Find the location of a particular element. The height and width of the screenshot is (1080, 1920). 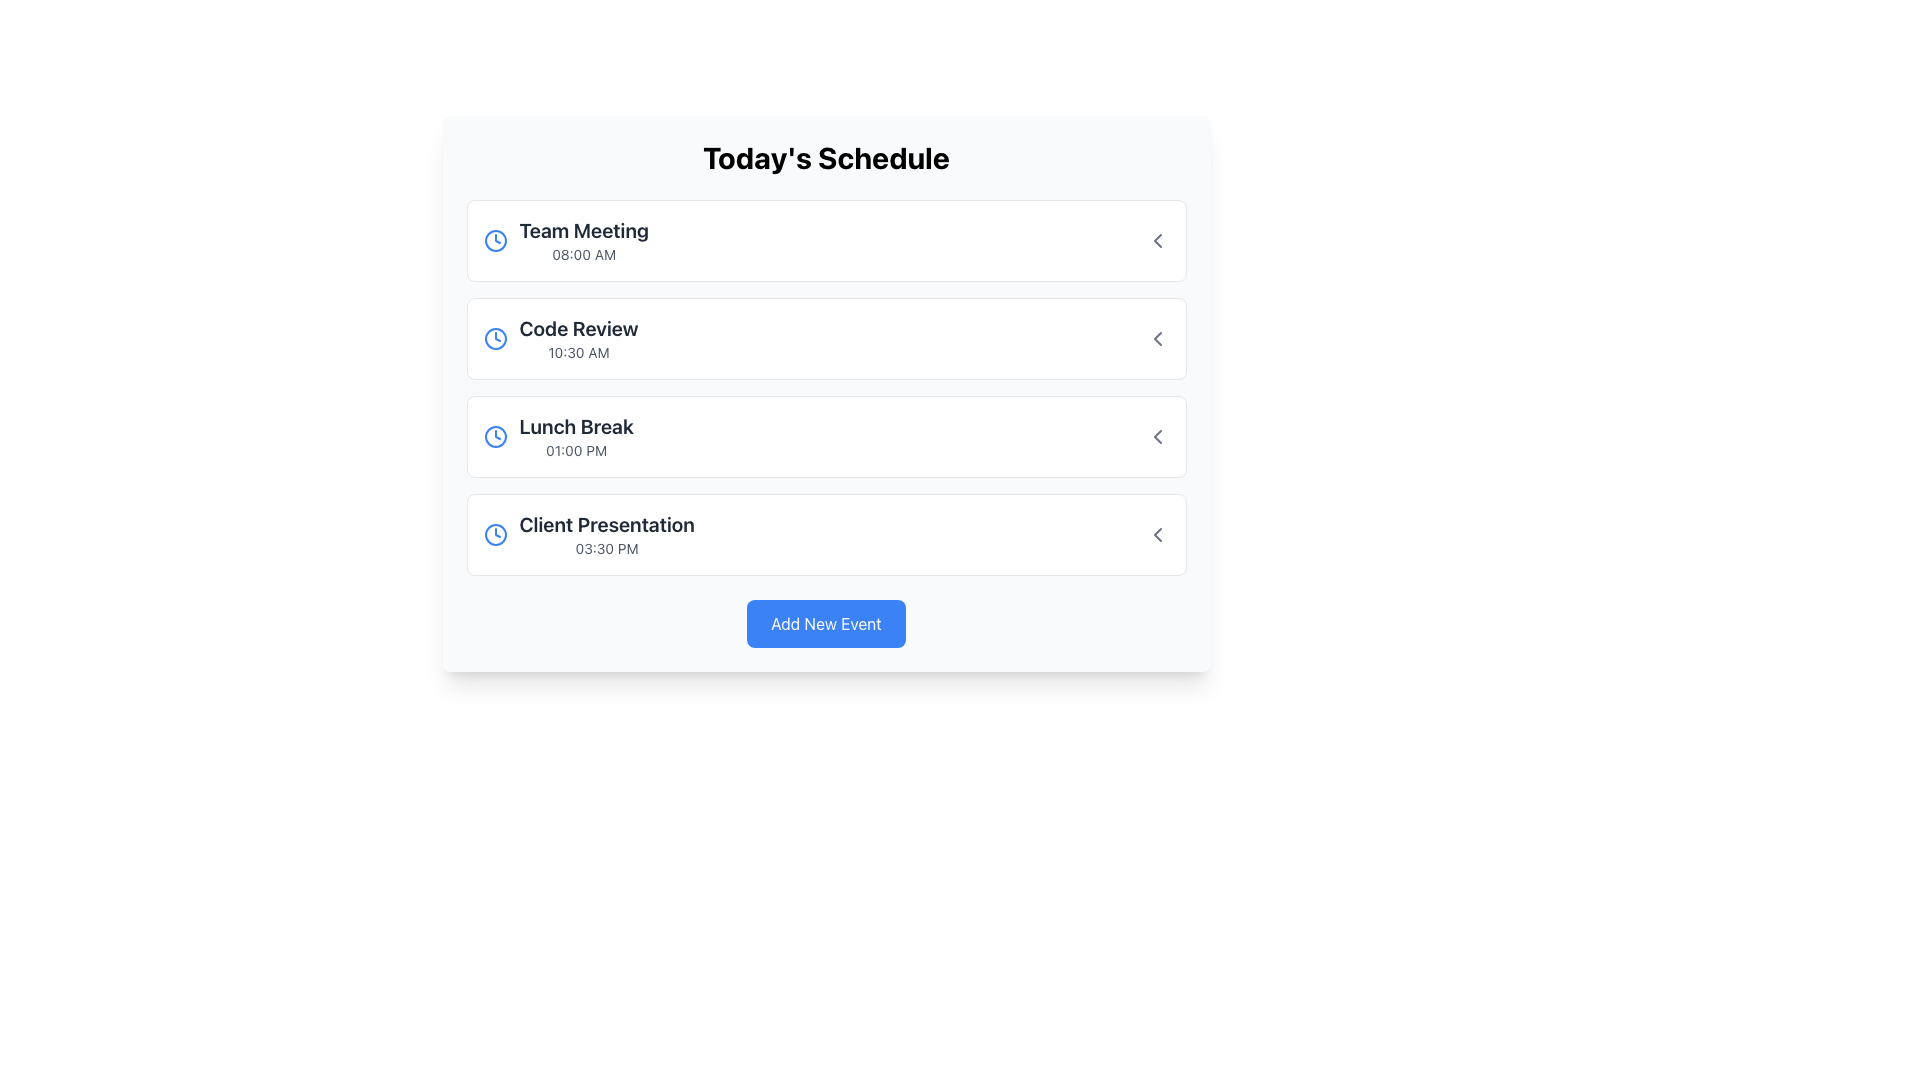

the interactive arrow icon at the far right of the 'Team Meeting 08:00 AM' row is located at coordinates (1157, 239).